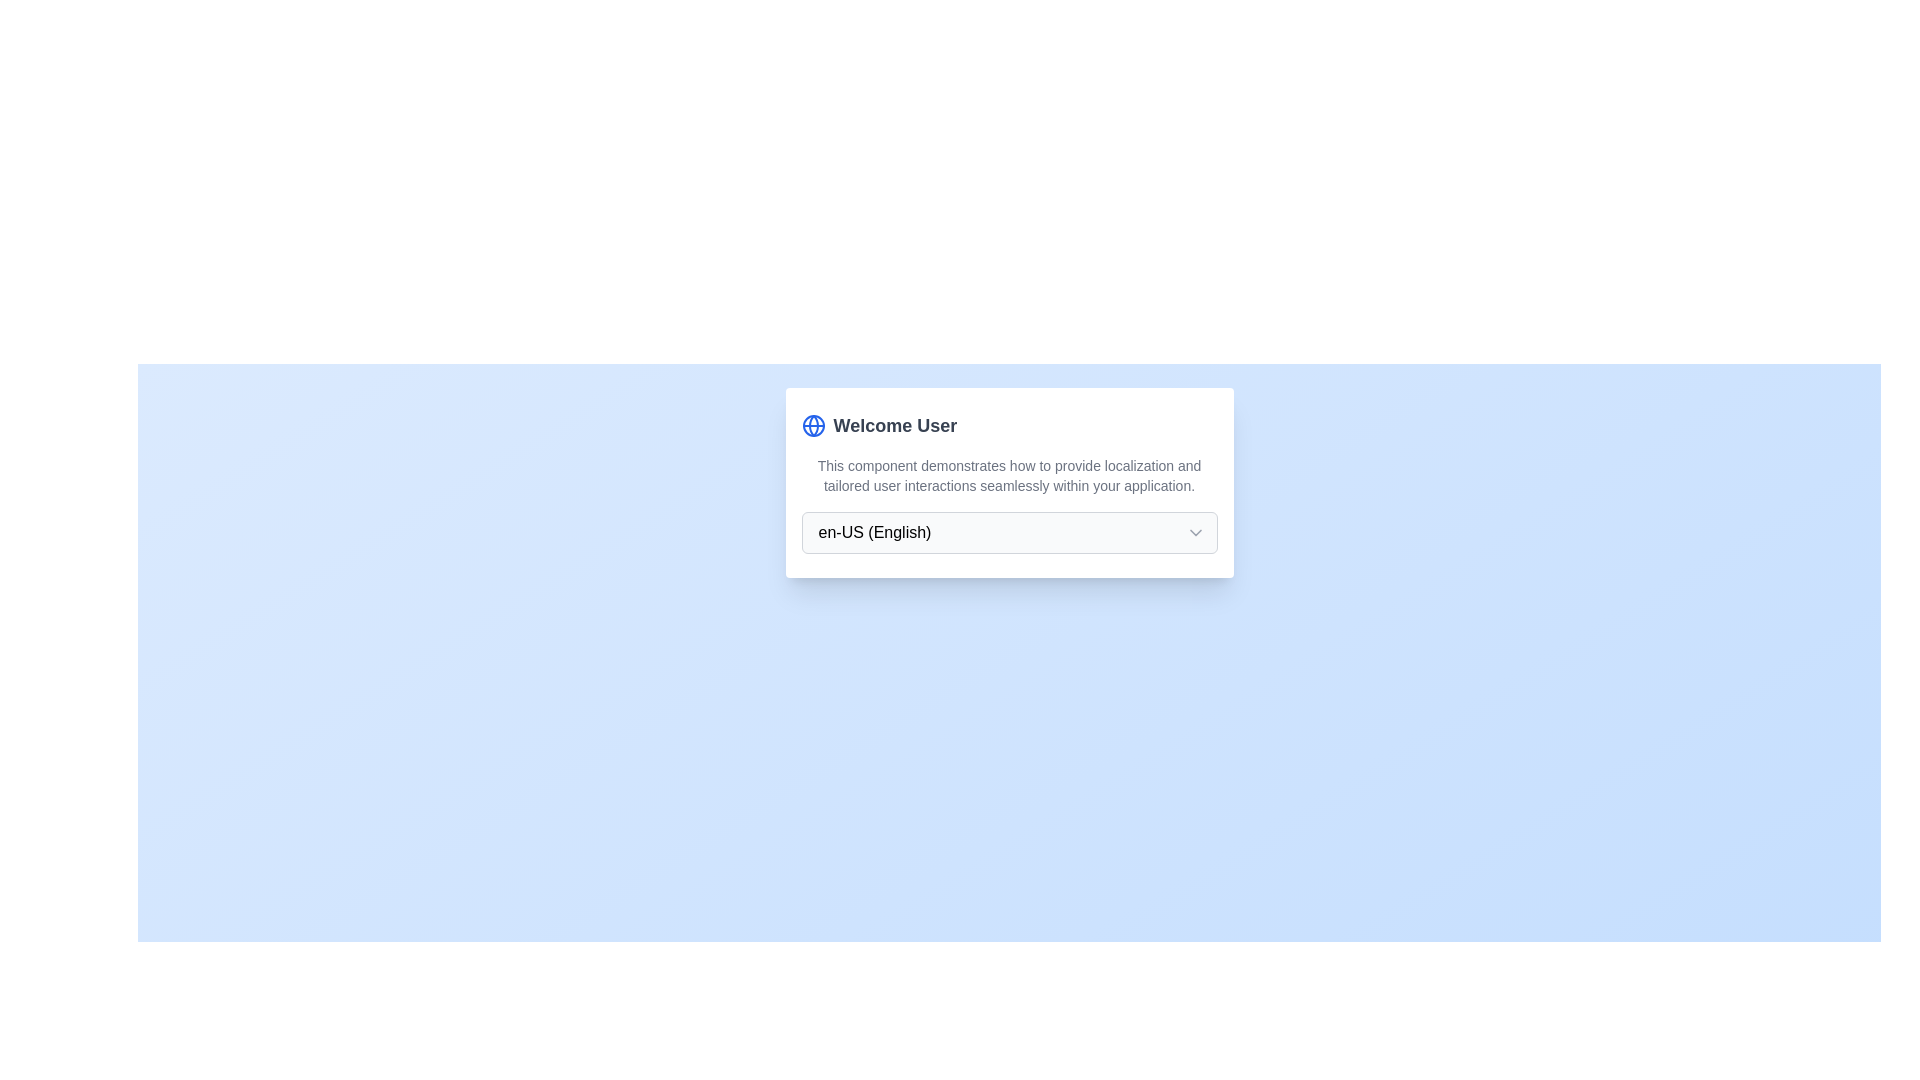  I want to click on the downward chevron arrow icon located at the right end of the text input field labeled 'en-US (English)', so click(1195, 531).